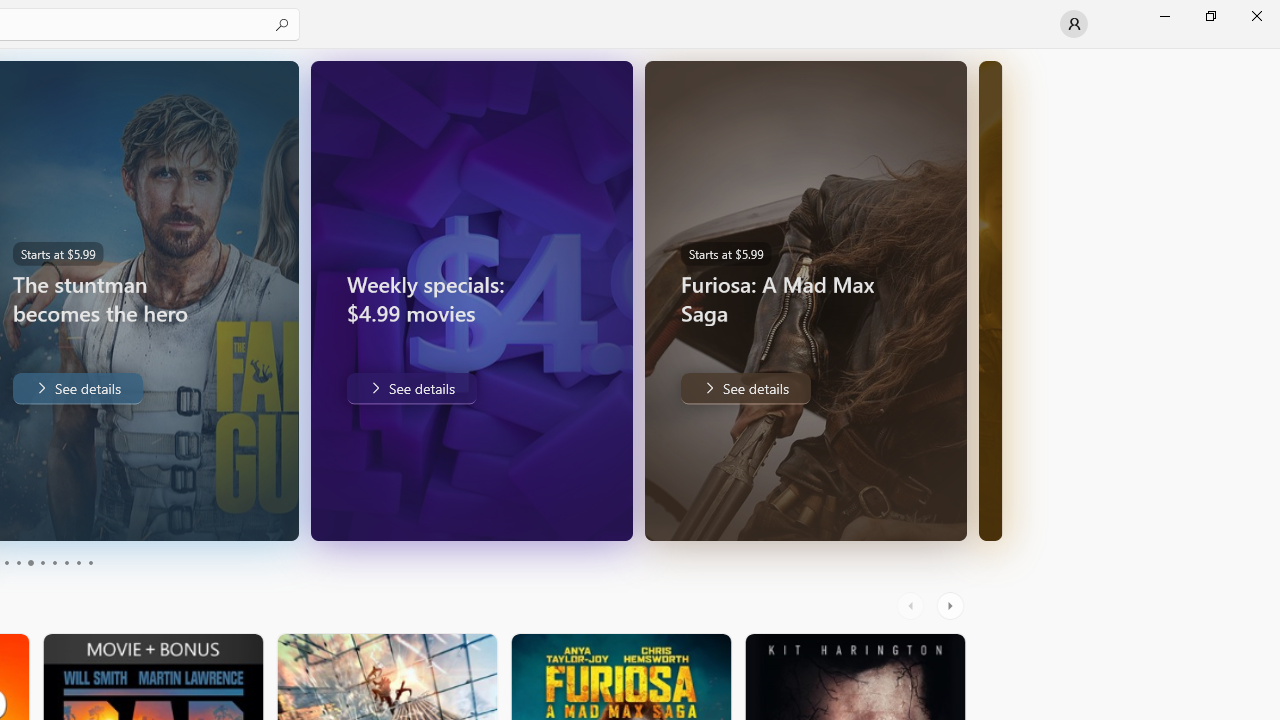 The image size is (1280, 720). Describe the element at coordinates (17, 563) in the screenshot. I see `'Page 4'` at that location.